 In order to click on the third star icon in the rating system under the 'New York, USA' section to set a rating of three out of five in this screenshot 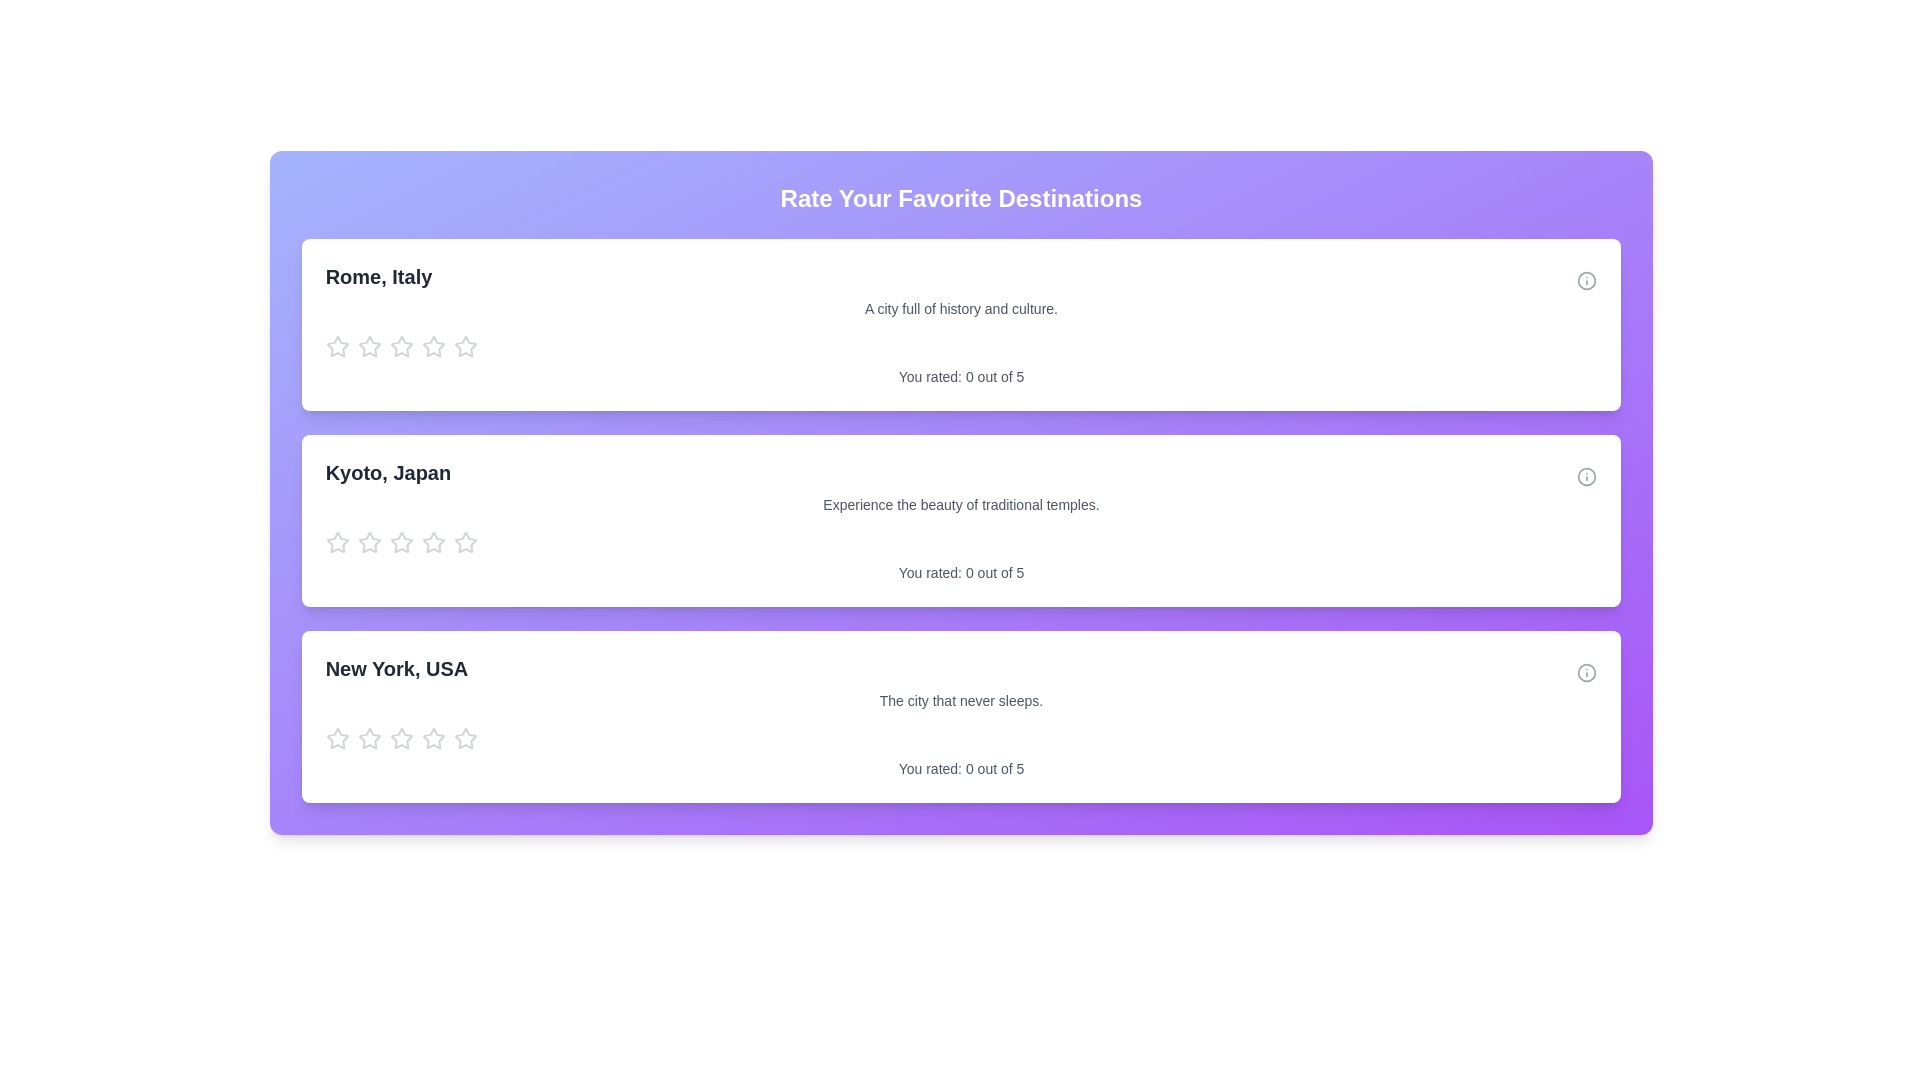, I will do `click(432, 738)`.